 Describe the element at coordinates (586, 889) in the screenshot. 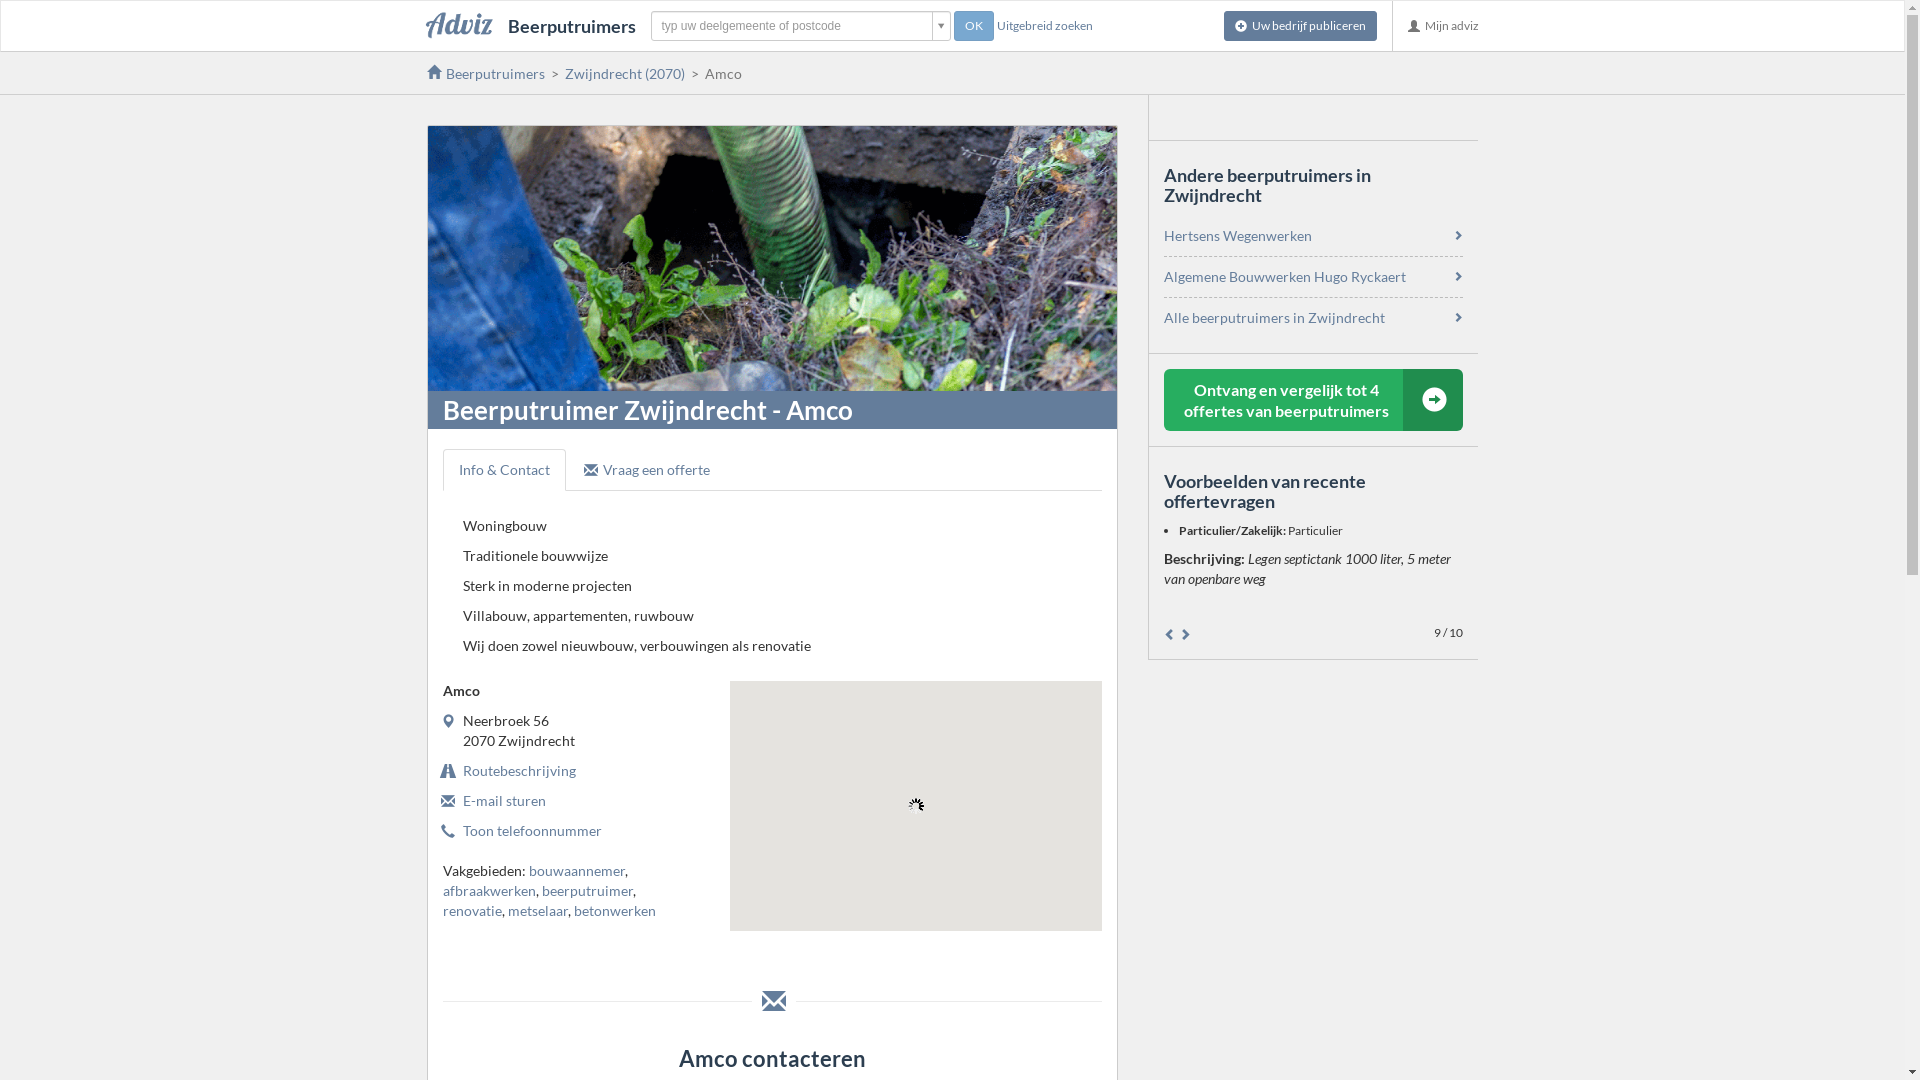

I see `'beerputruimer'` at that location.